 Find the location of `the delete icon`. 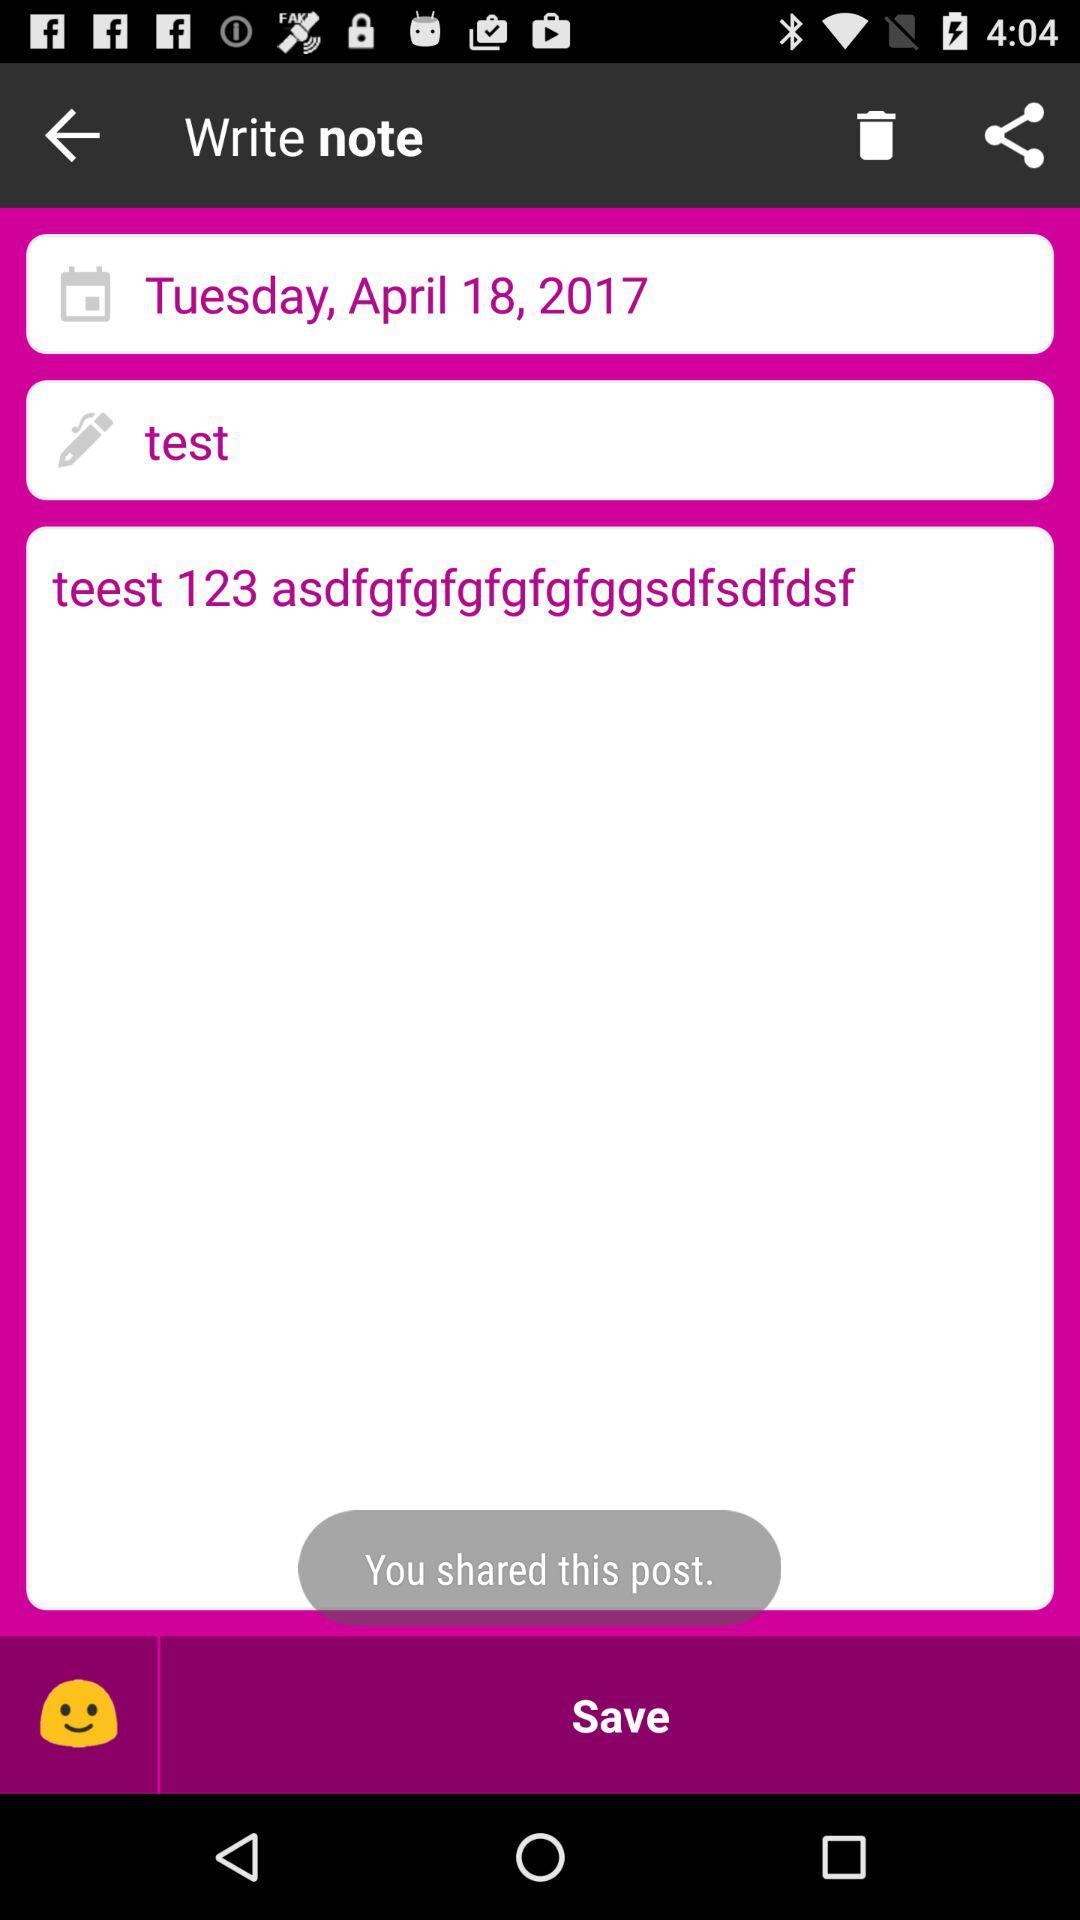

the delete icon is located at coordinates (875, 143).